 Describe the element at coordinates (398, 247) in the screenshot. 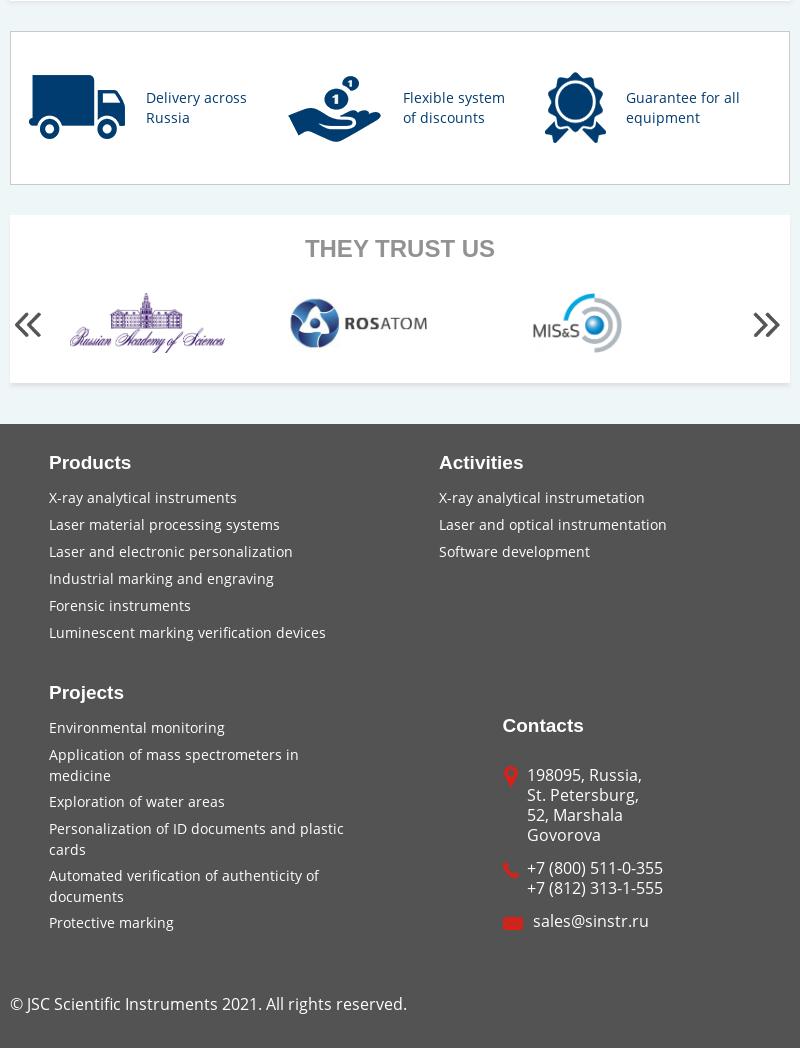

I see `'They trust us'` at that location.